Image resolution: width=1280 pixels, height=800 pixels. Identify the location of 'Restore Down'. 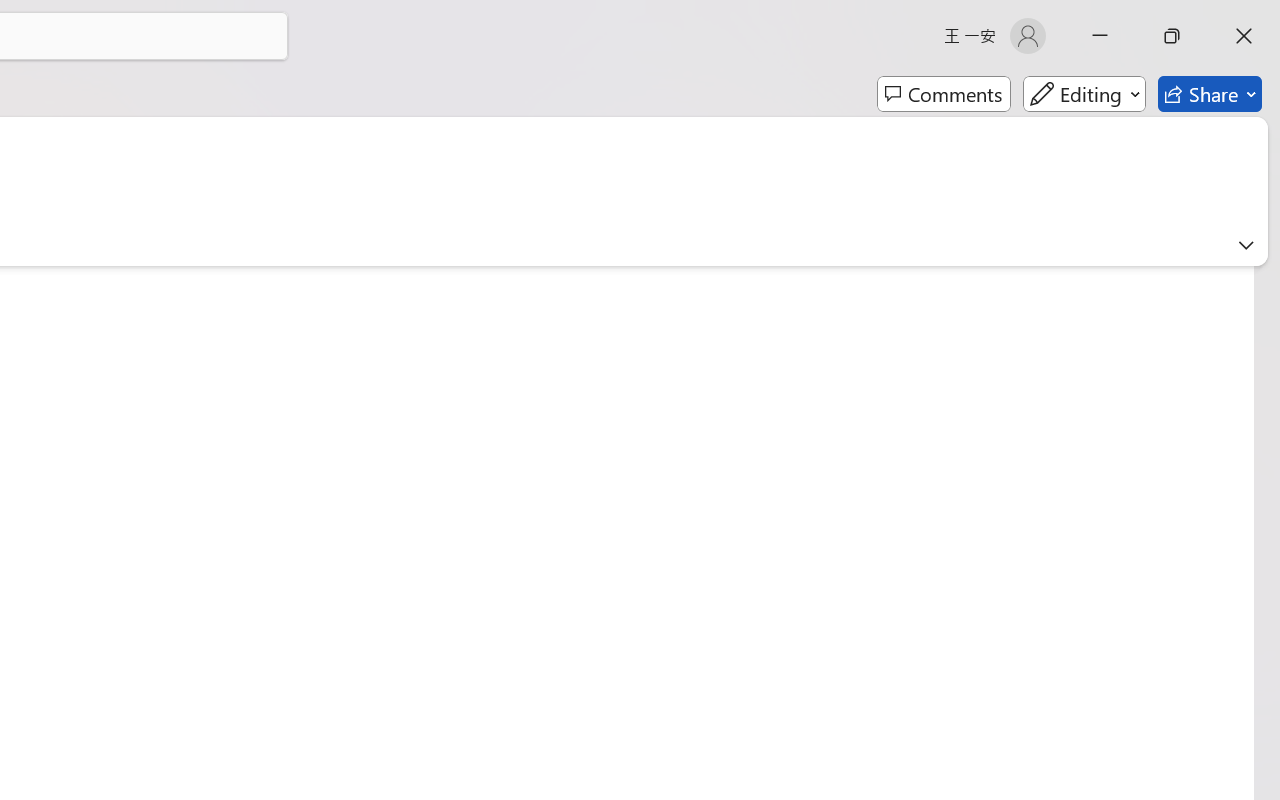
(1172, 35).